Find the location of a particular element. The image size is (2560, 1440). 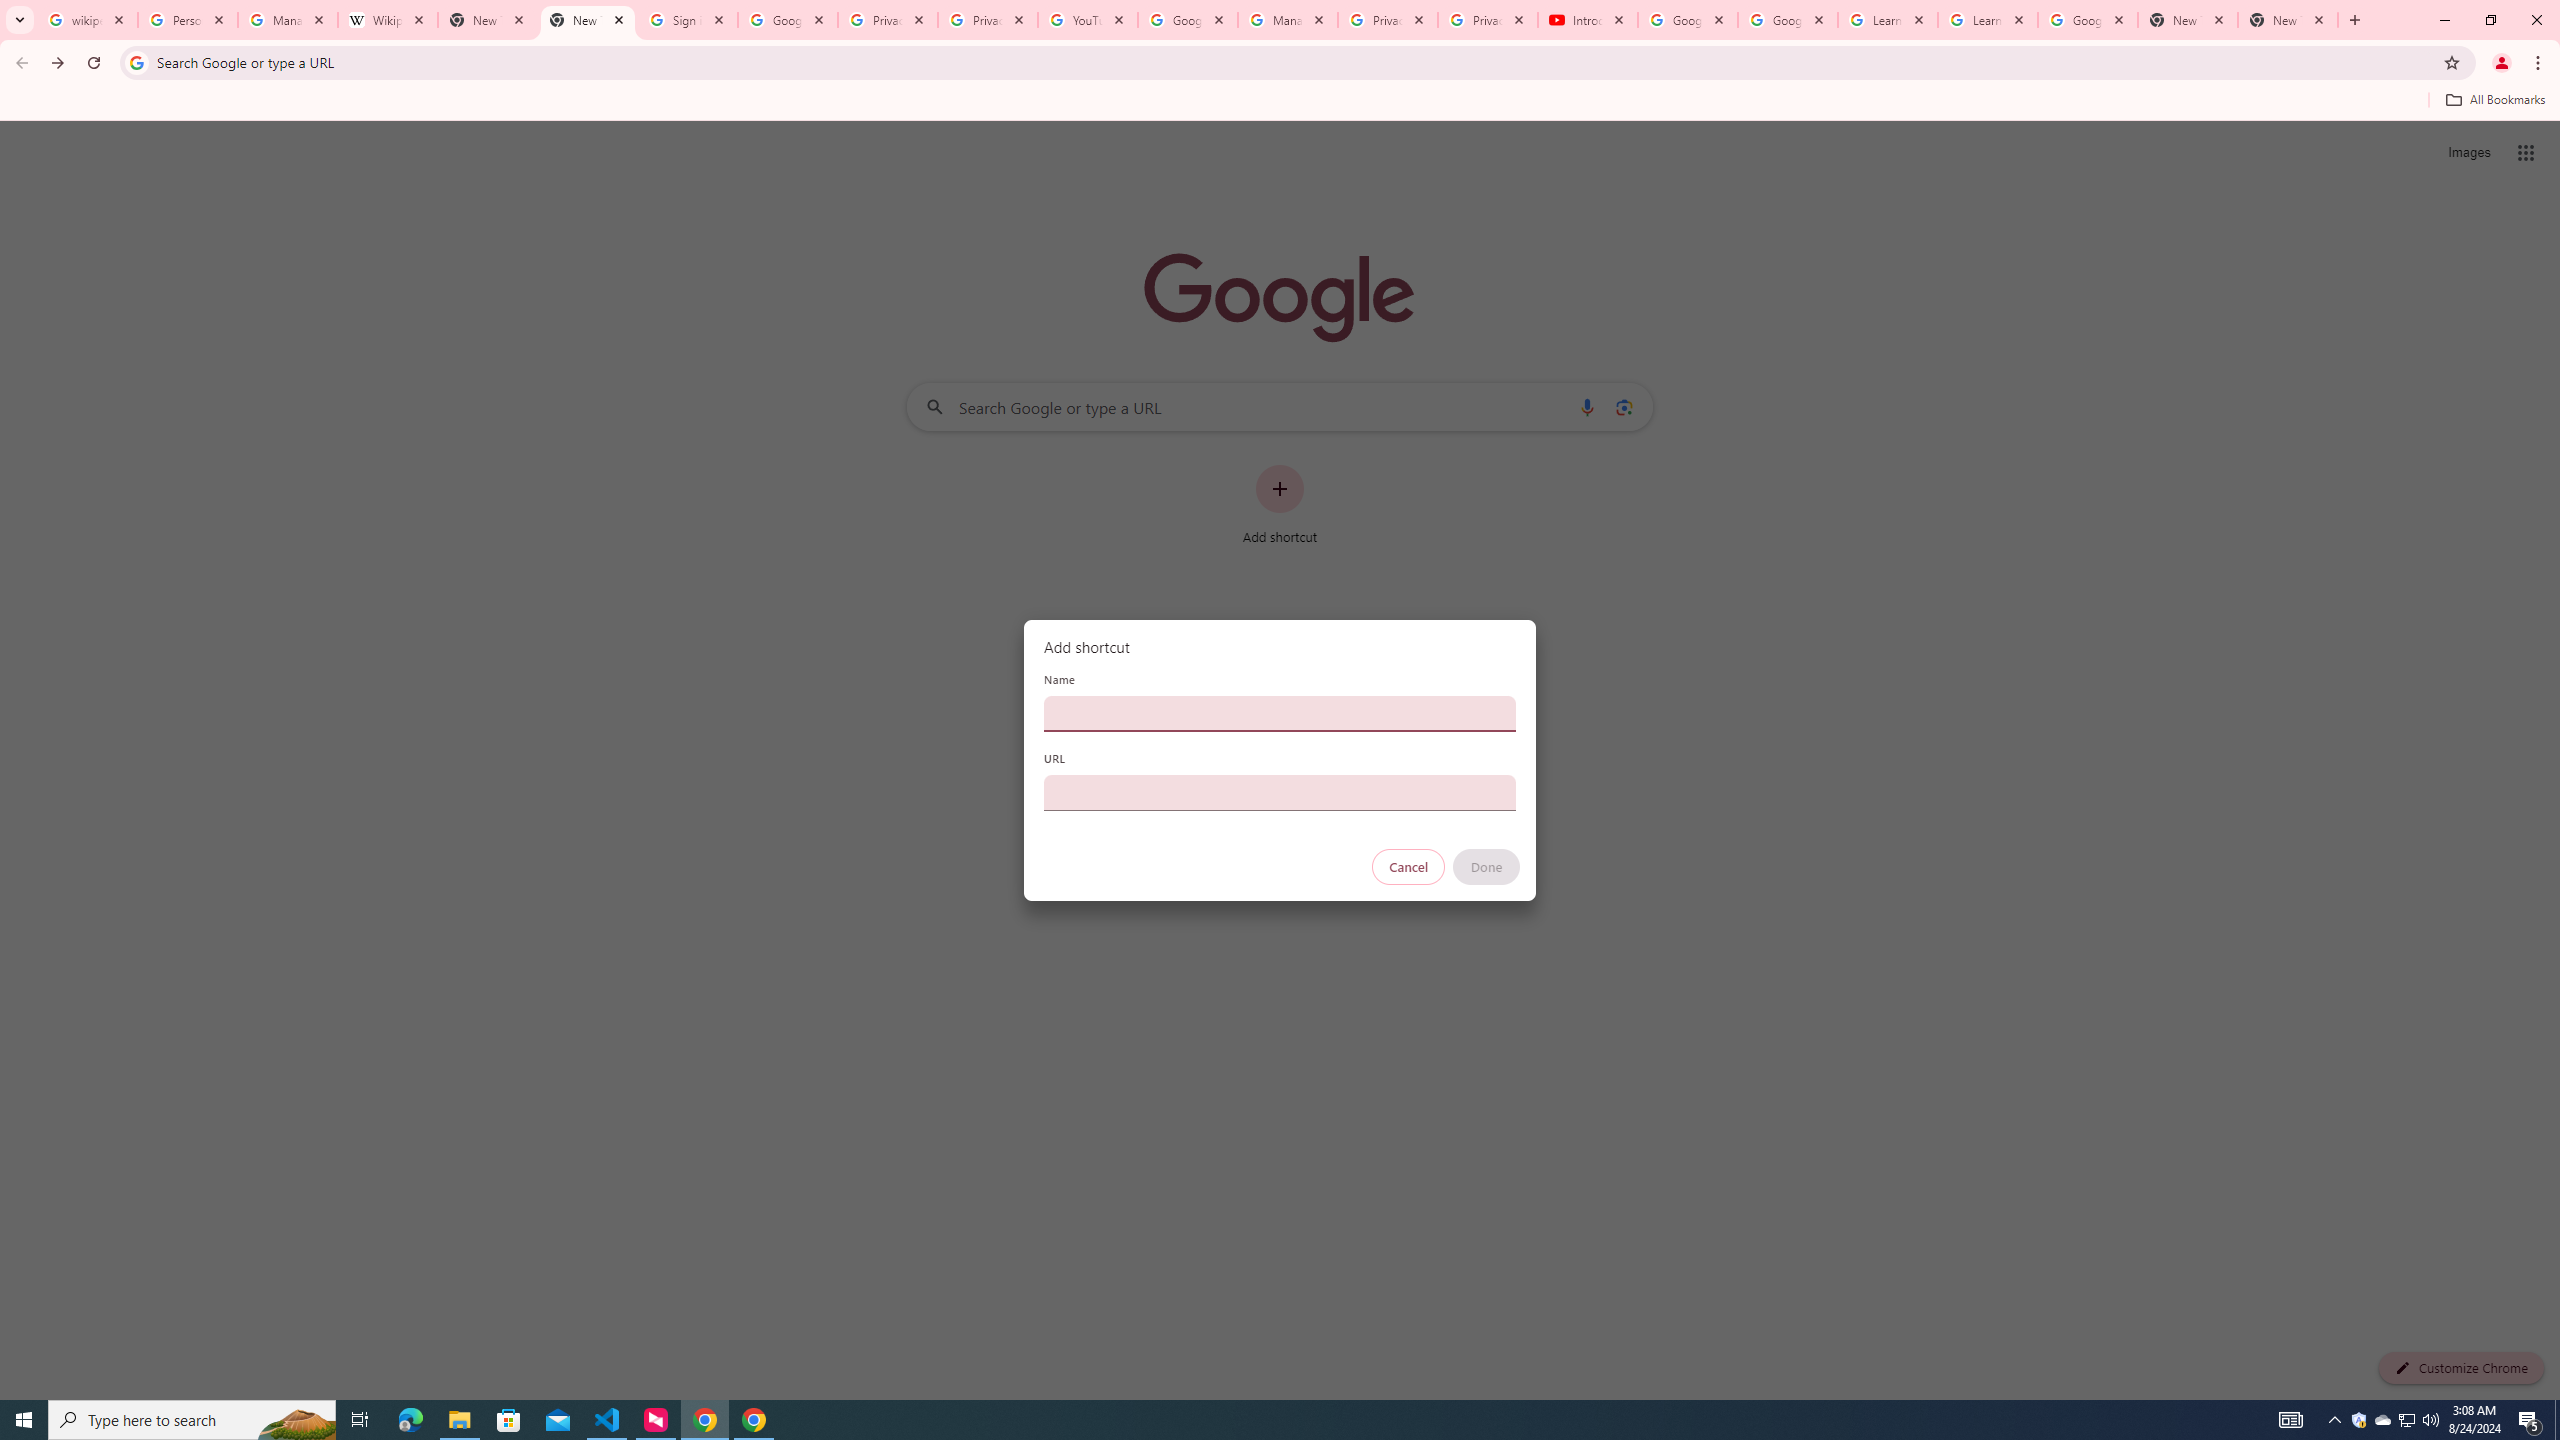

'Sign in - Google Accounts' is located at coordinates (688, 19).